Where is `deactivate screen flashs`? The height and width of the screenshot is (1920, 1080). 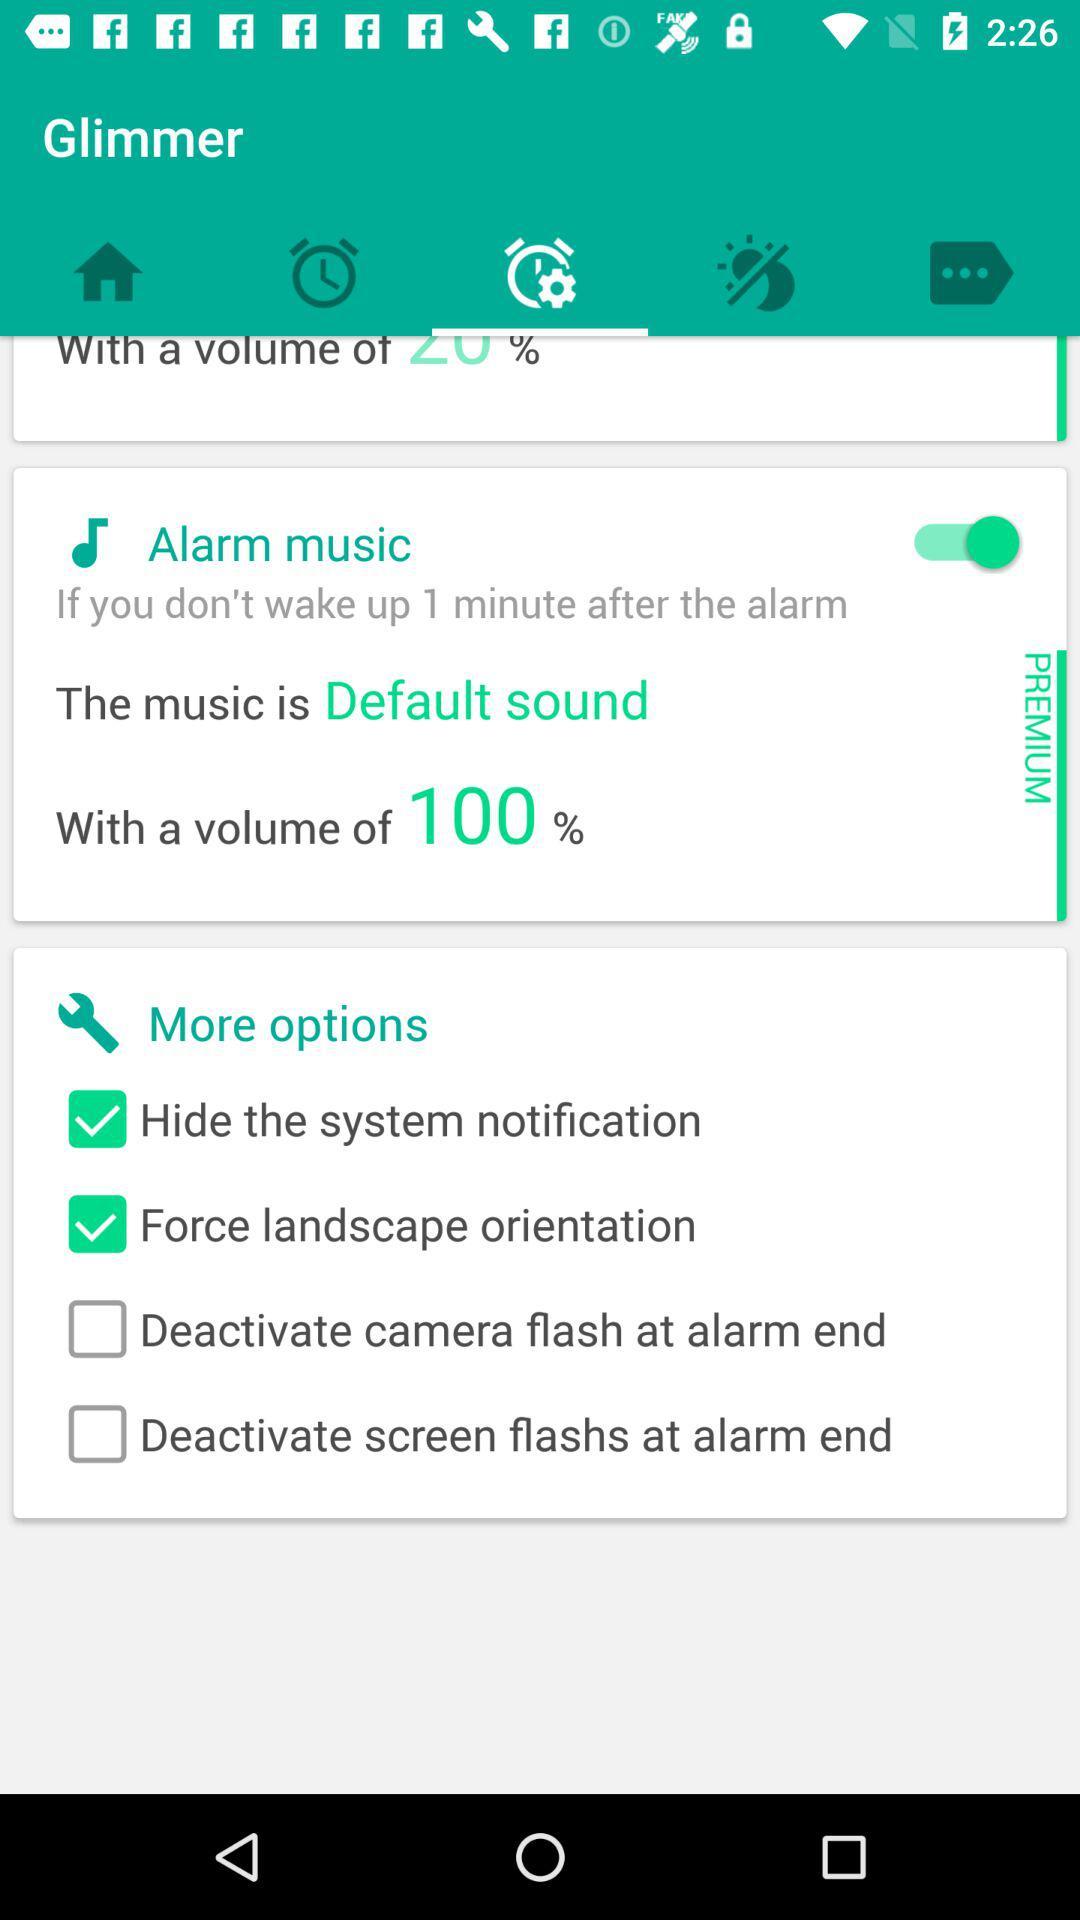
deactivate screen flashs is located at coordinates (540, 1433).